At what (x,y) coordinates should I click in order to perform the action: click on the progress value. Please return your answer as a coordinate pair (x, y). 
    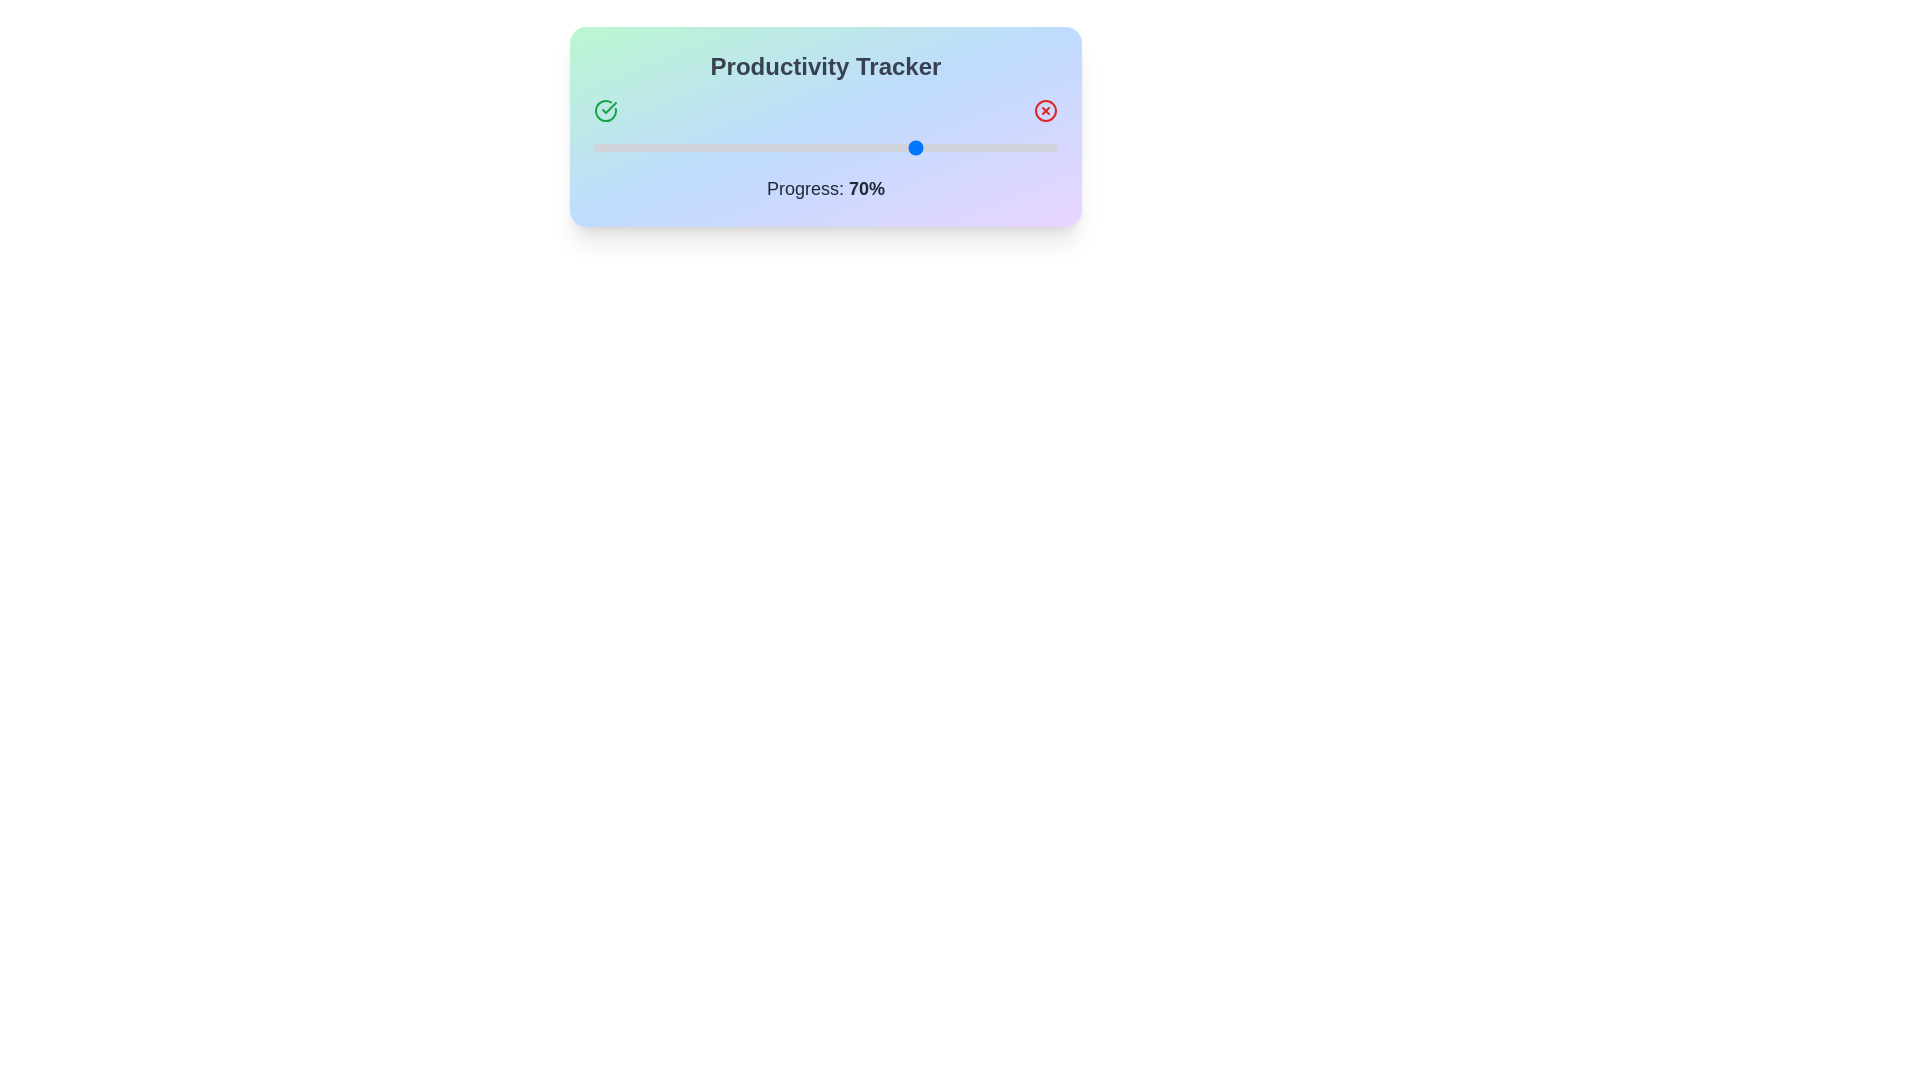
    Looking at the image, I should click on (691, 146).